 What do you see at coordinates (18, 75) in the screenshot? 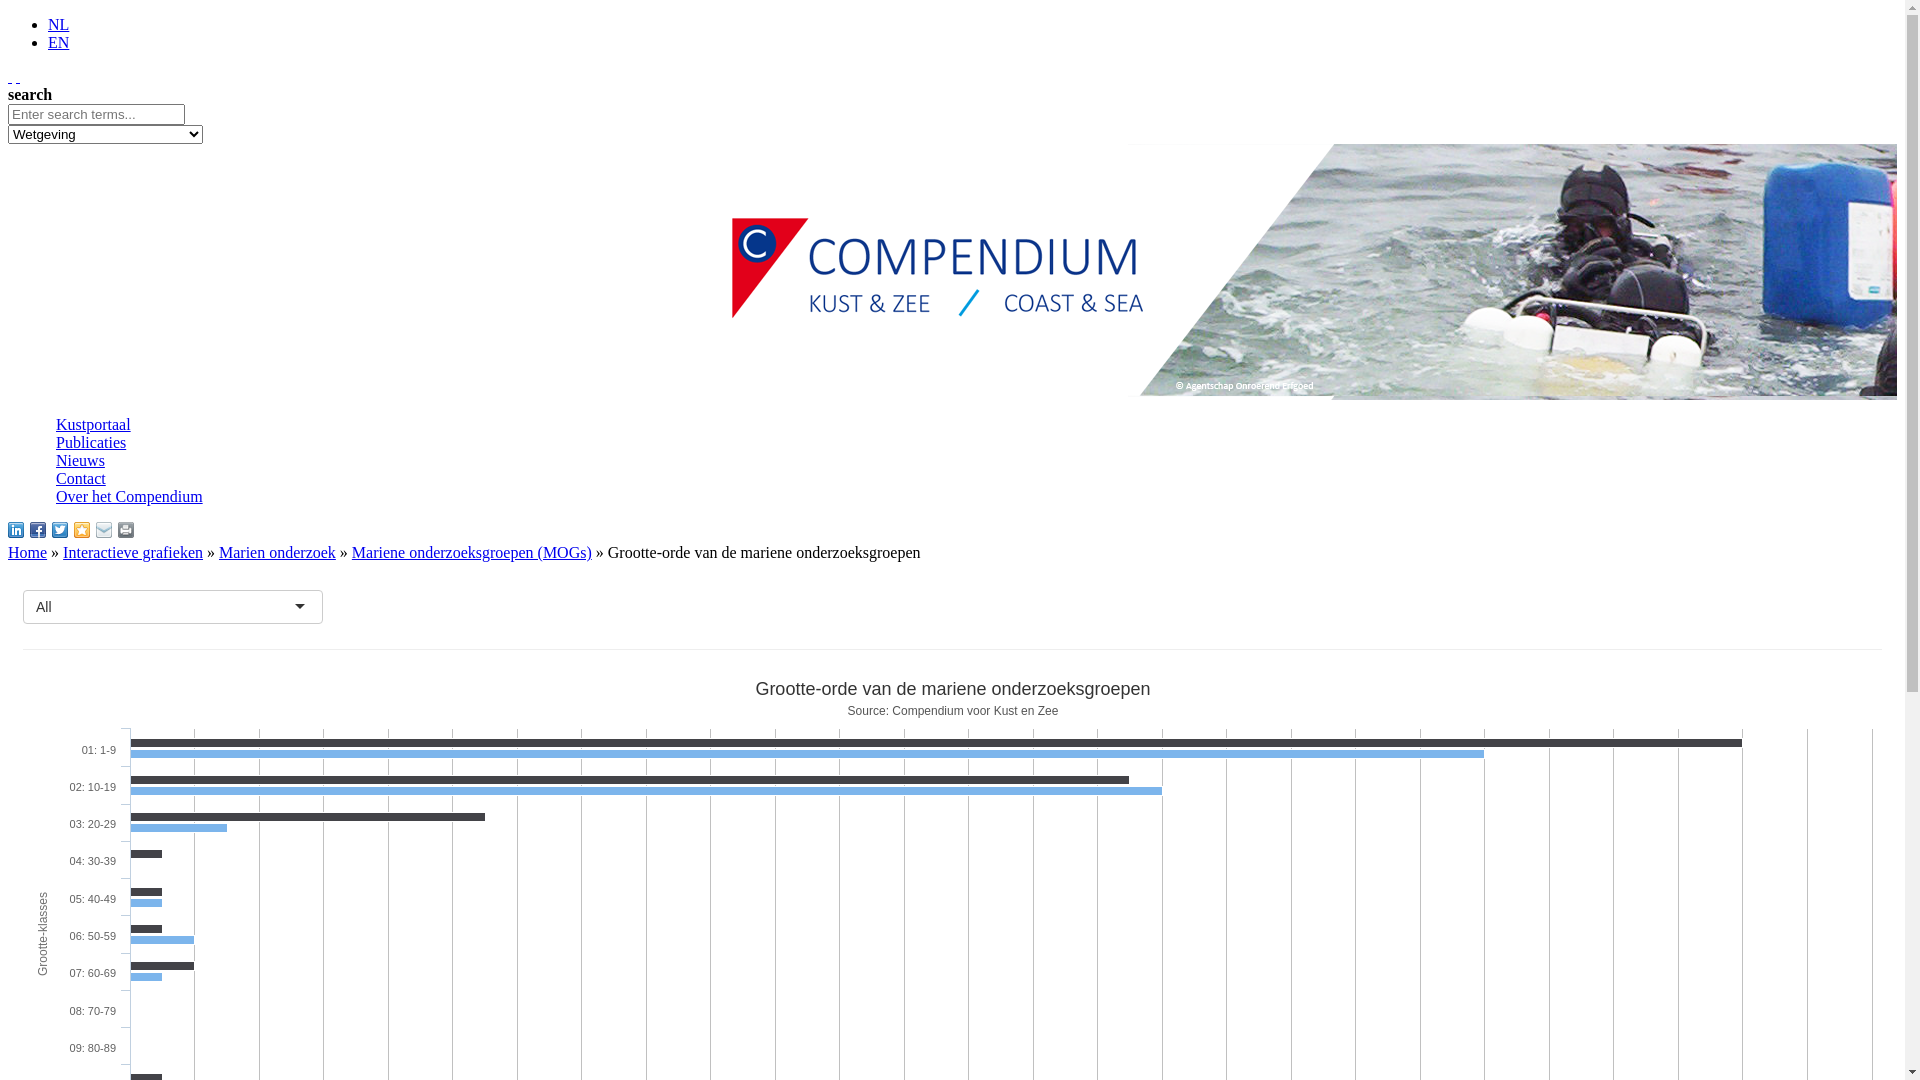
I see `' '` at bounding box center [18, 75].